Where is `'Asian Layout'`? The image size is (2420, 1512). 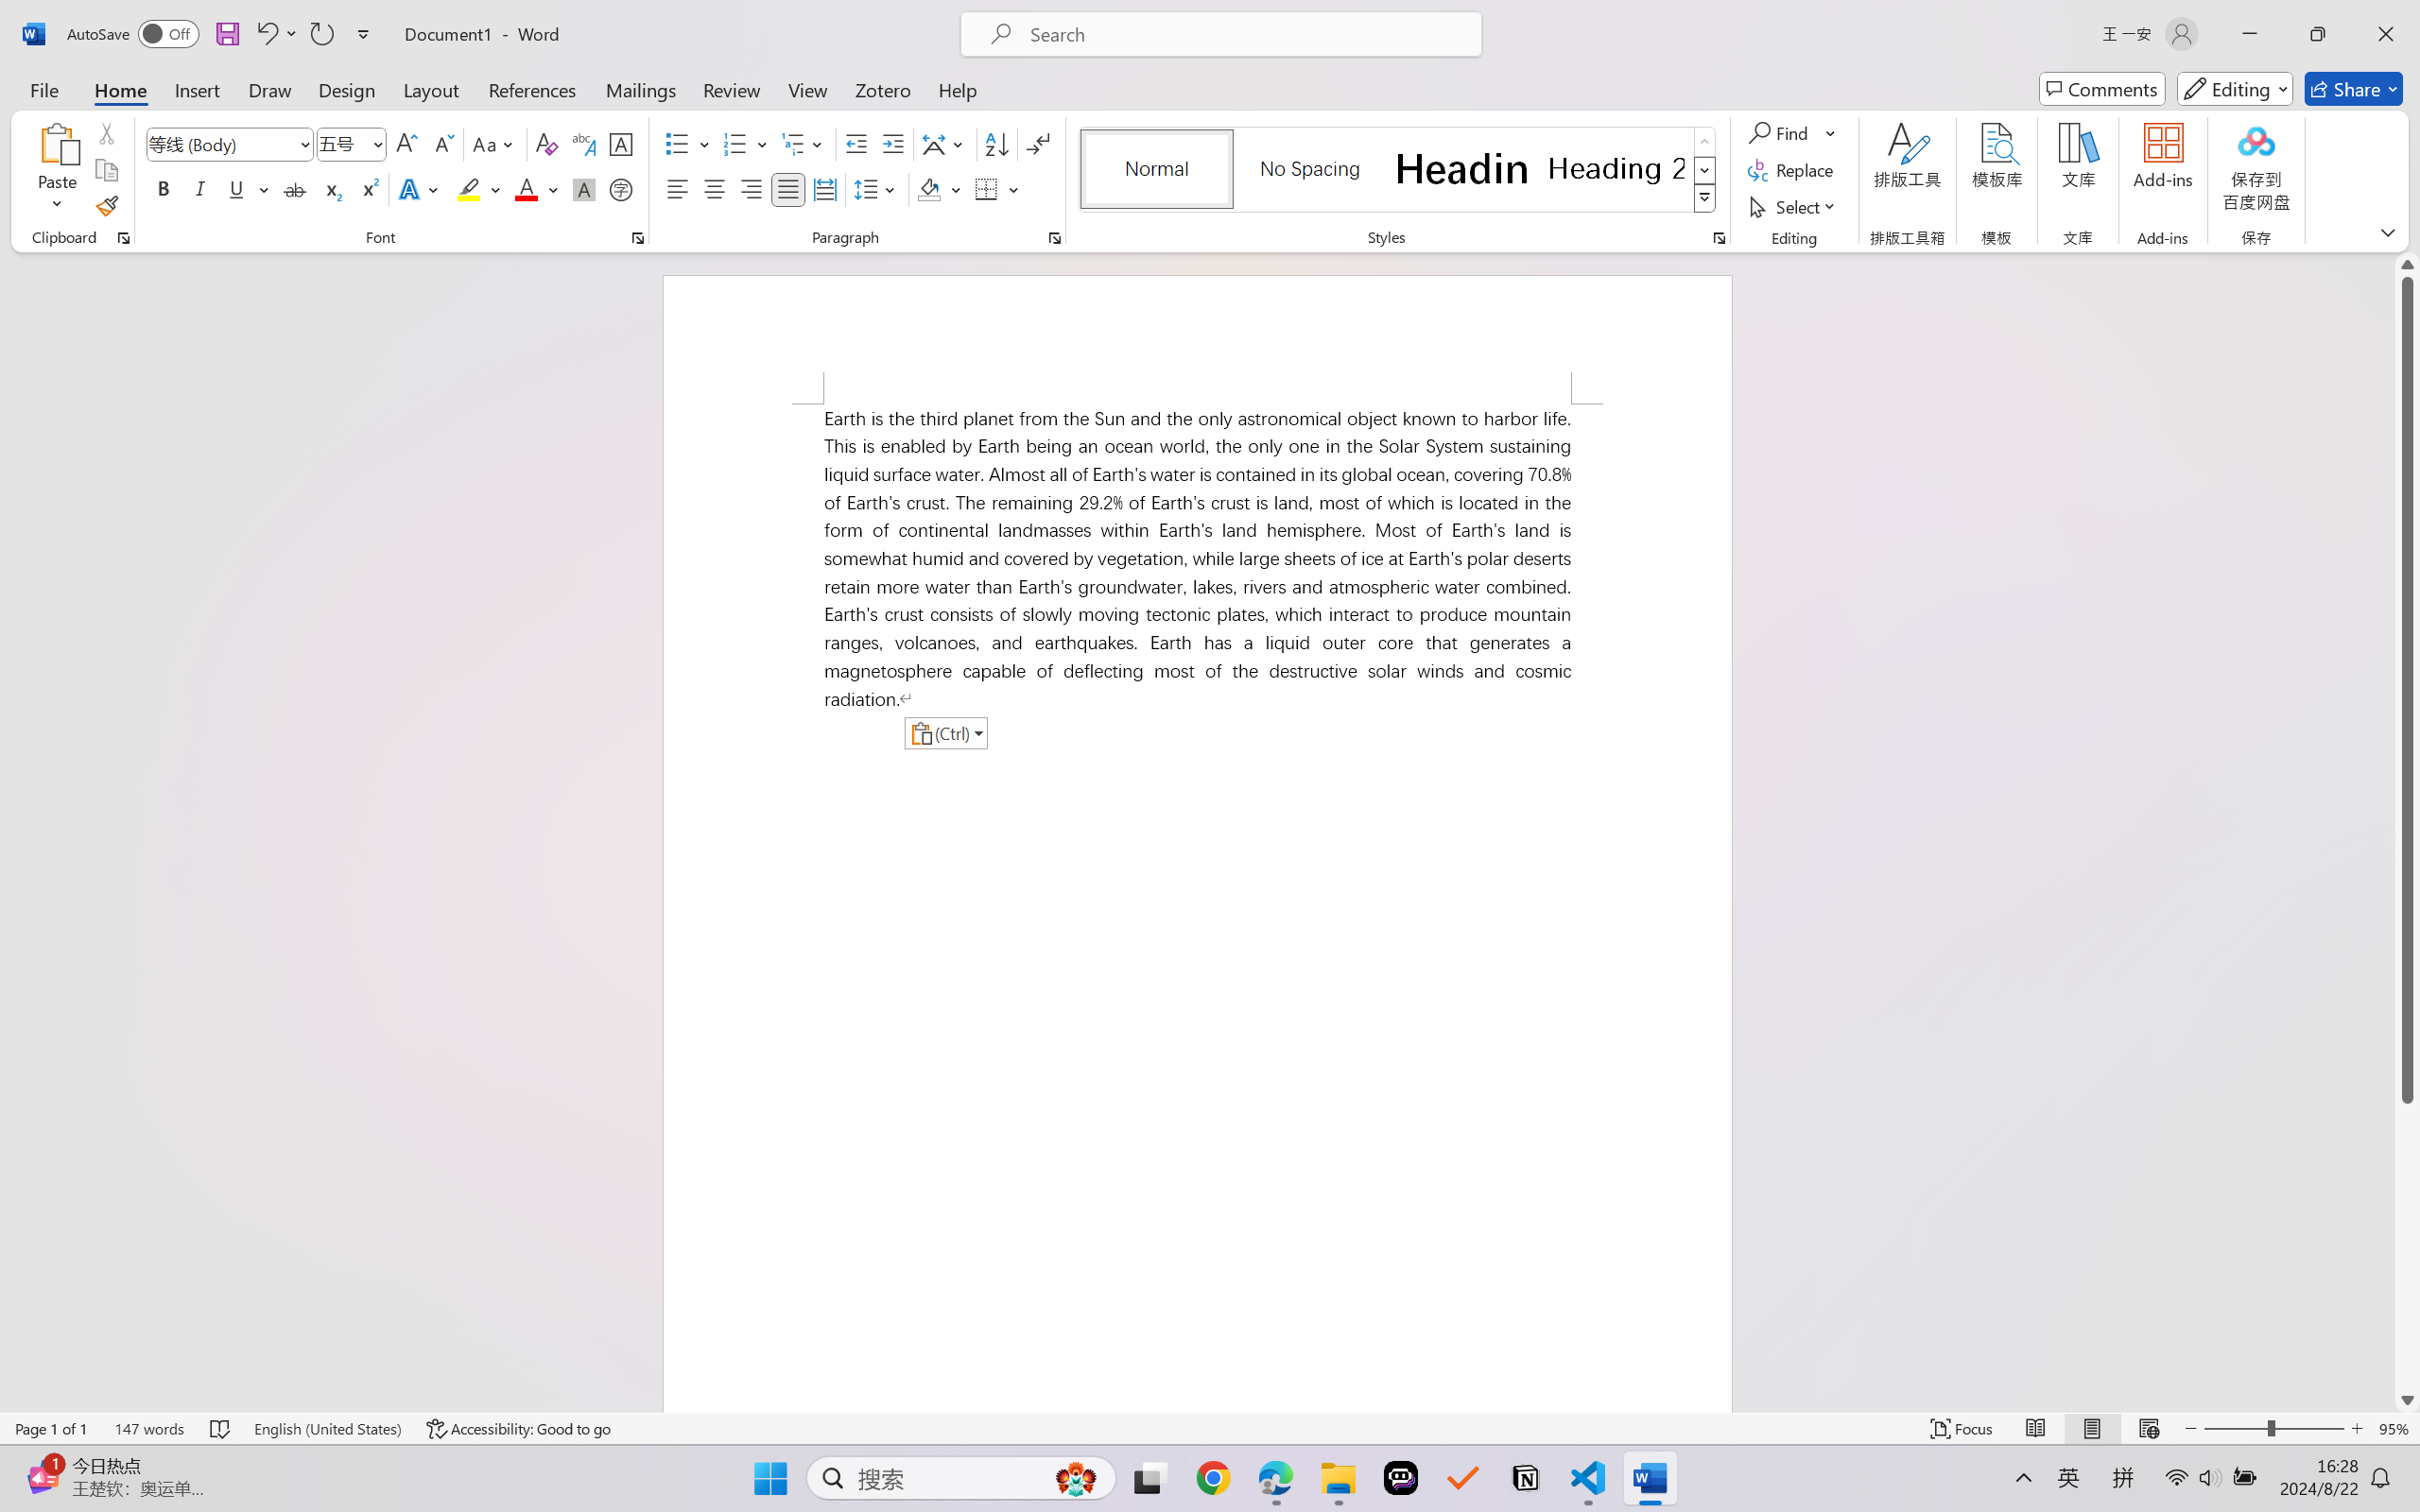
'Asian Layout' is located at coordinates (944, 144).